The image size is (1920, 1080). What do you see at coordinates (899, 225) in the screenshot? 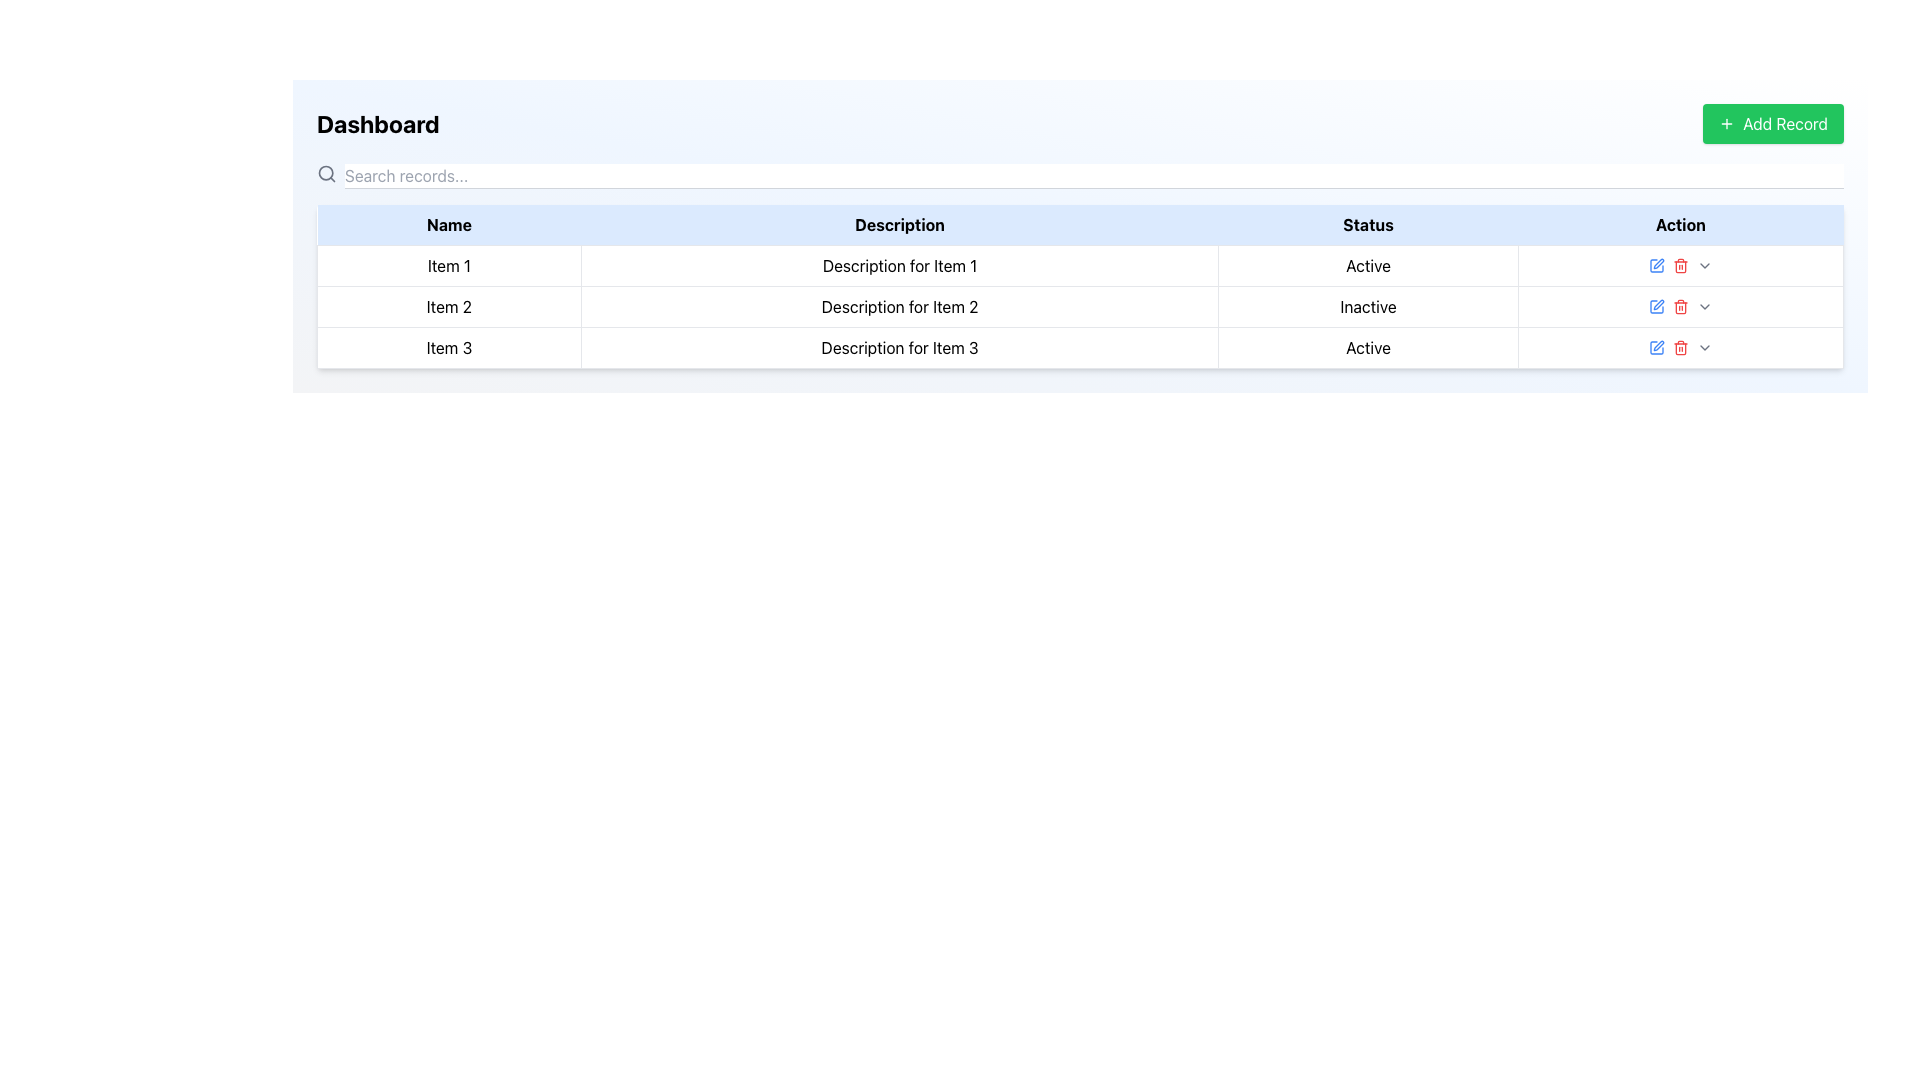
I see `the table column header labeled 'Description', which is styled with a light blue background and bold black text, located between the 'Name' and 'Status' headers` at bounding box center [899, 225].